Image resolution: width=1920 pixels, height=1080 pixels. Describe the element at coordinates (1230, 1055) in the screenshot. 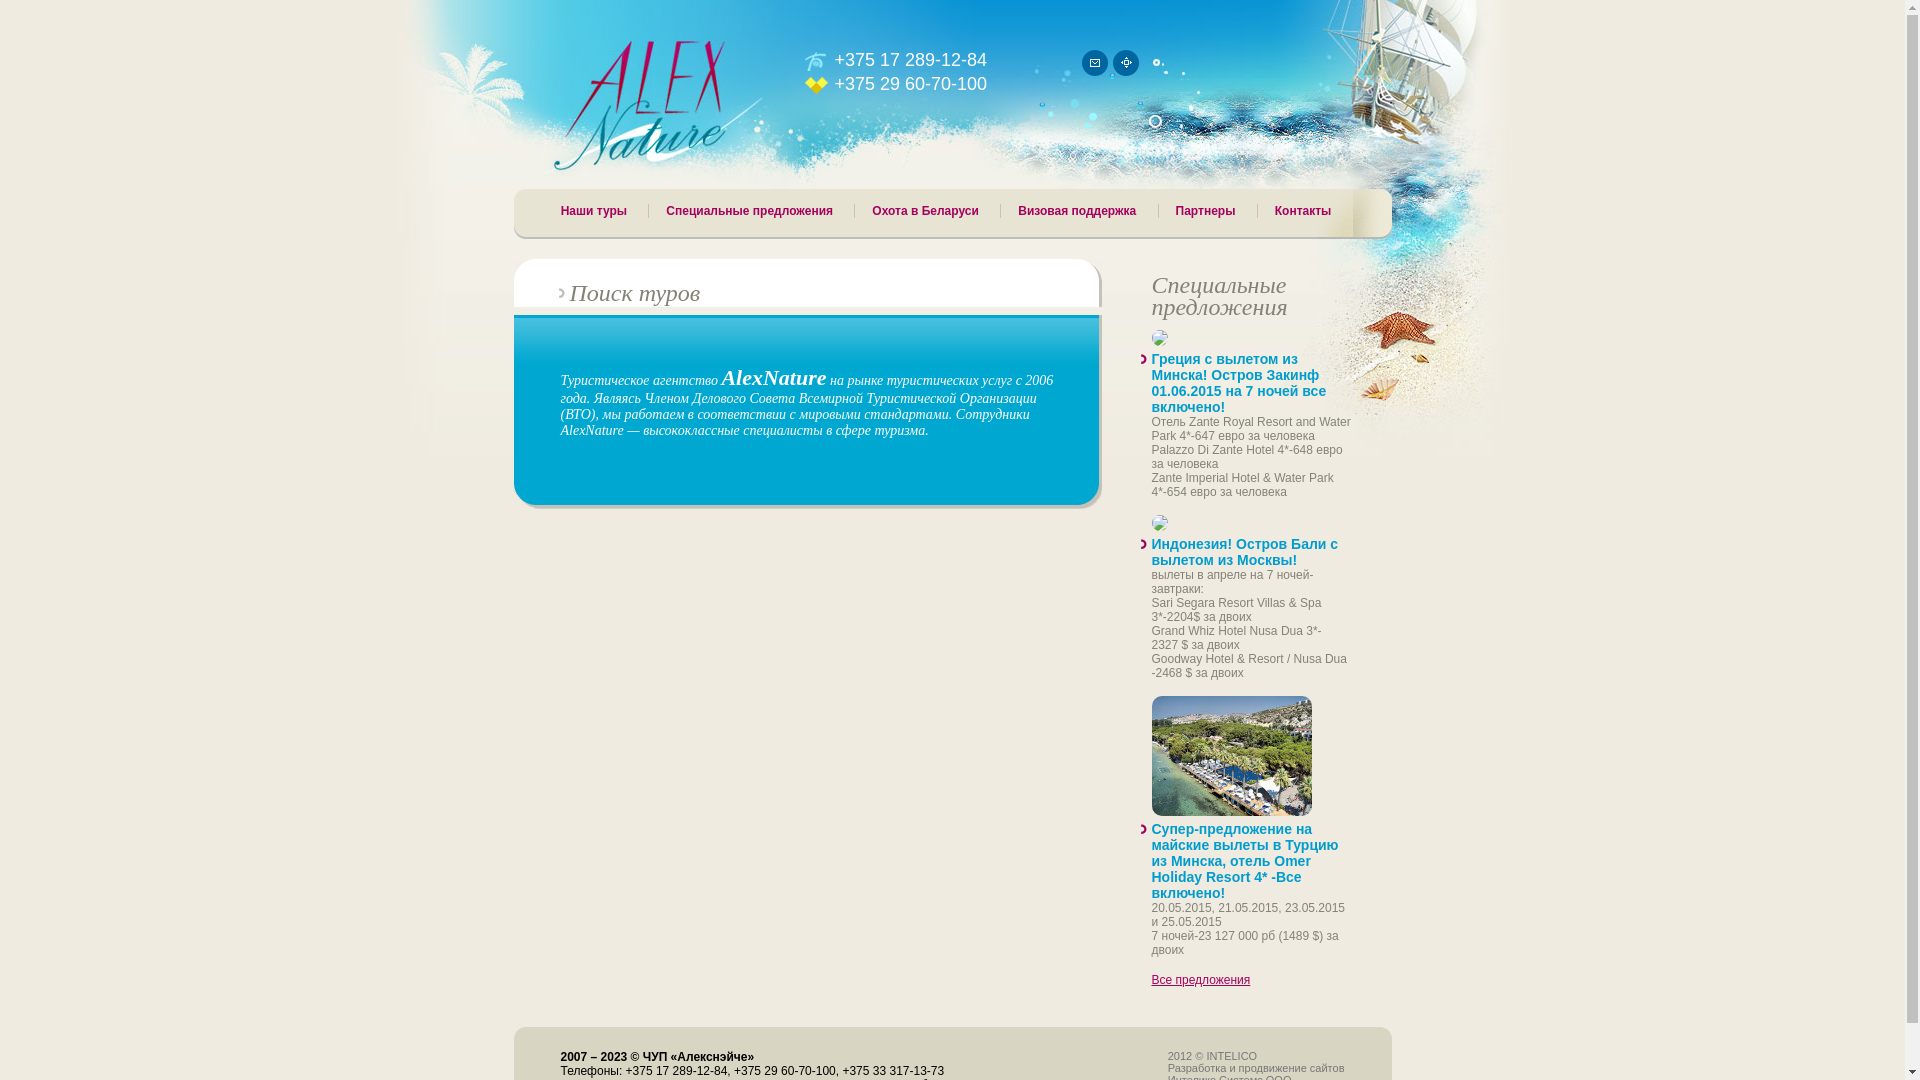

I see `'INTELICO'` at that location.